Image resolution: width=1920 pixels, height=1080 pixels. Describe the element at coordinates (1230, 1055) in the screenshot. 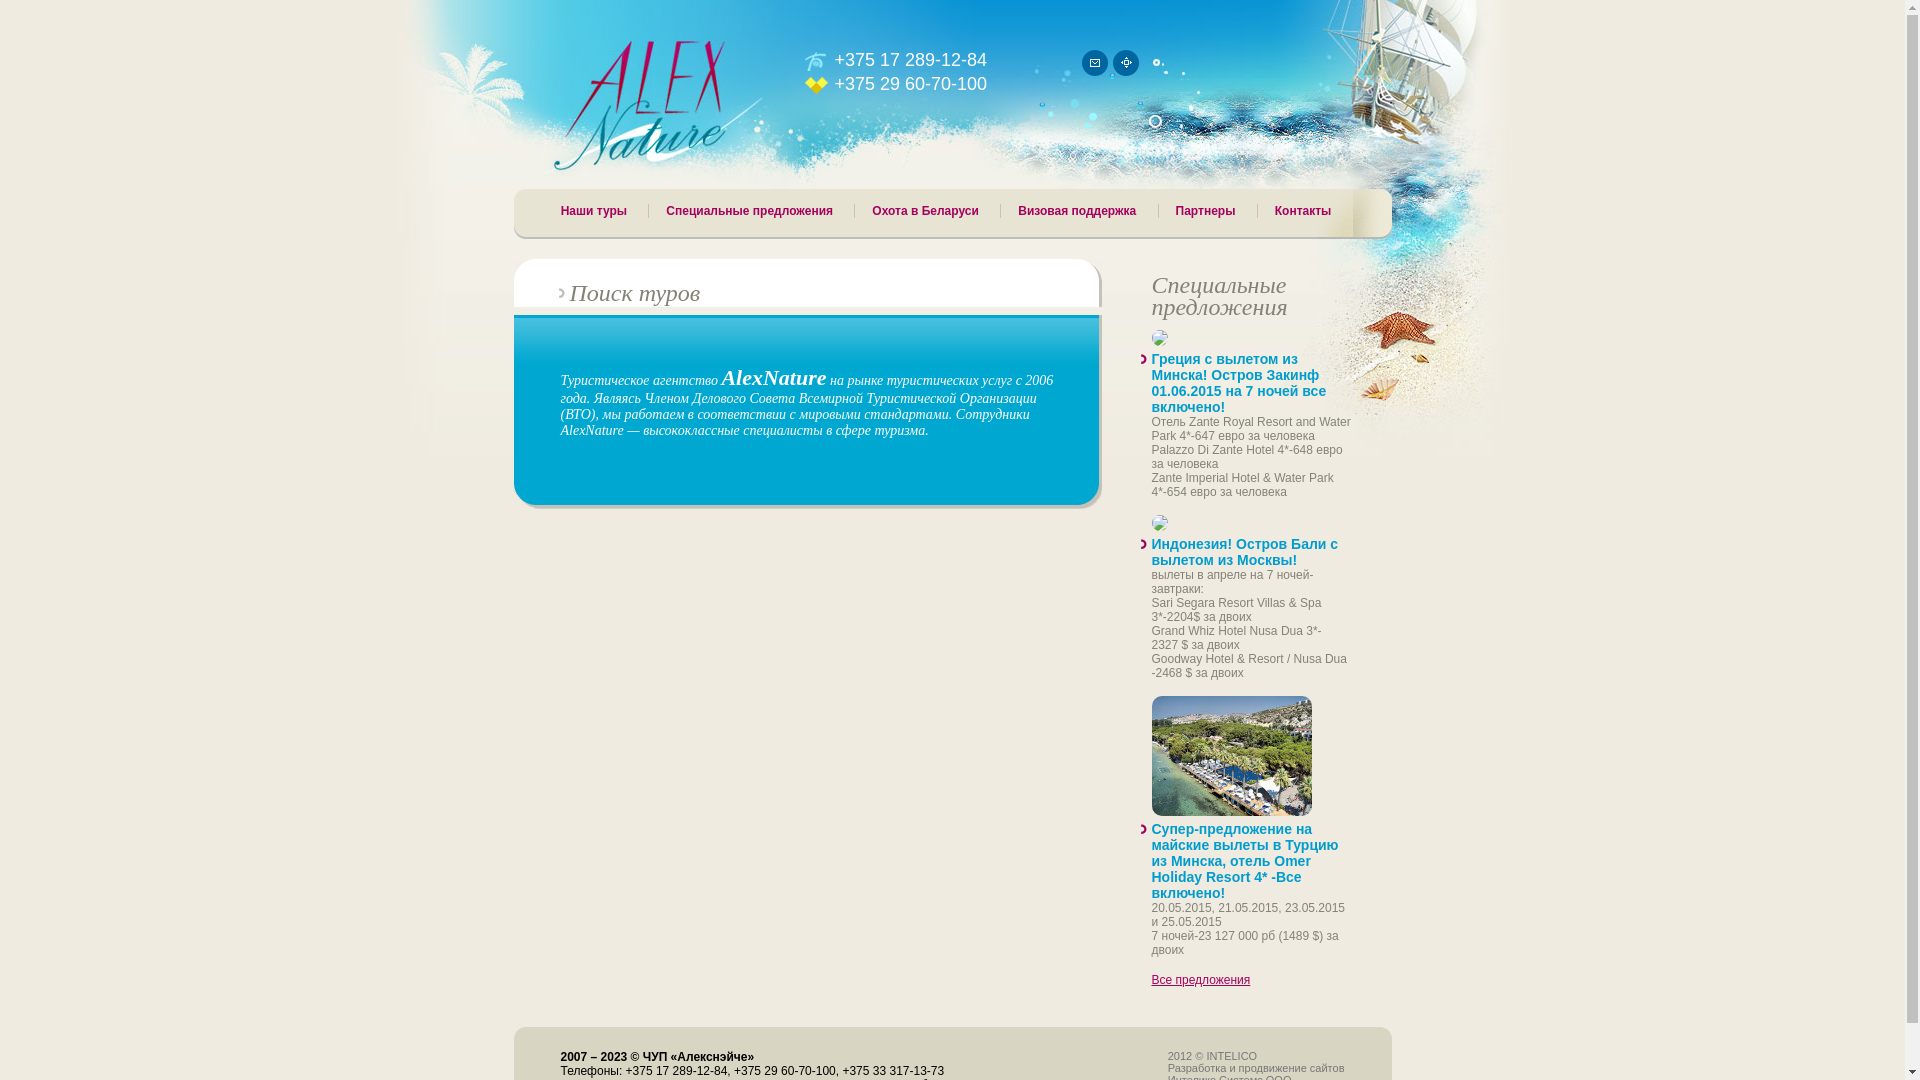

I see `'INTELICO'` at that location.